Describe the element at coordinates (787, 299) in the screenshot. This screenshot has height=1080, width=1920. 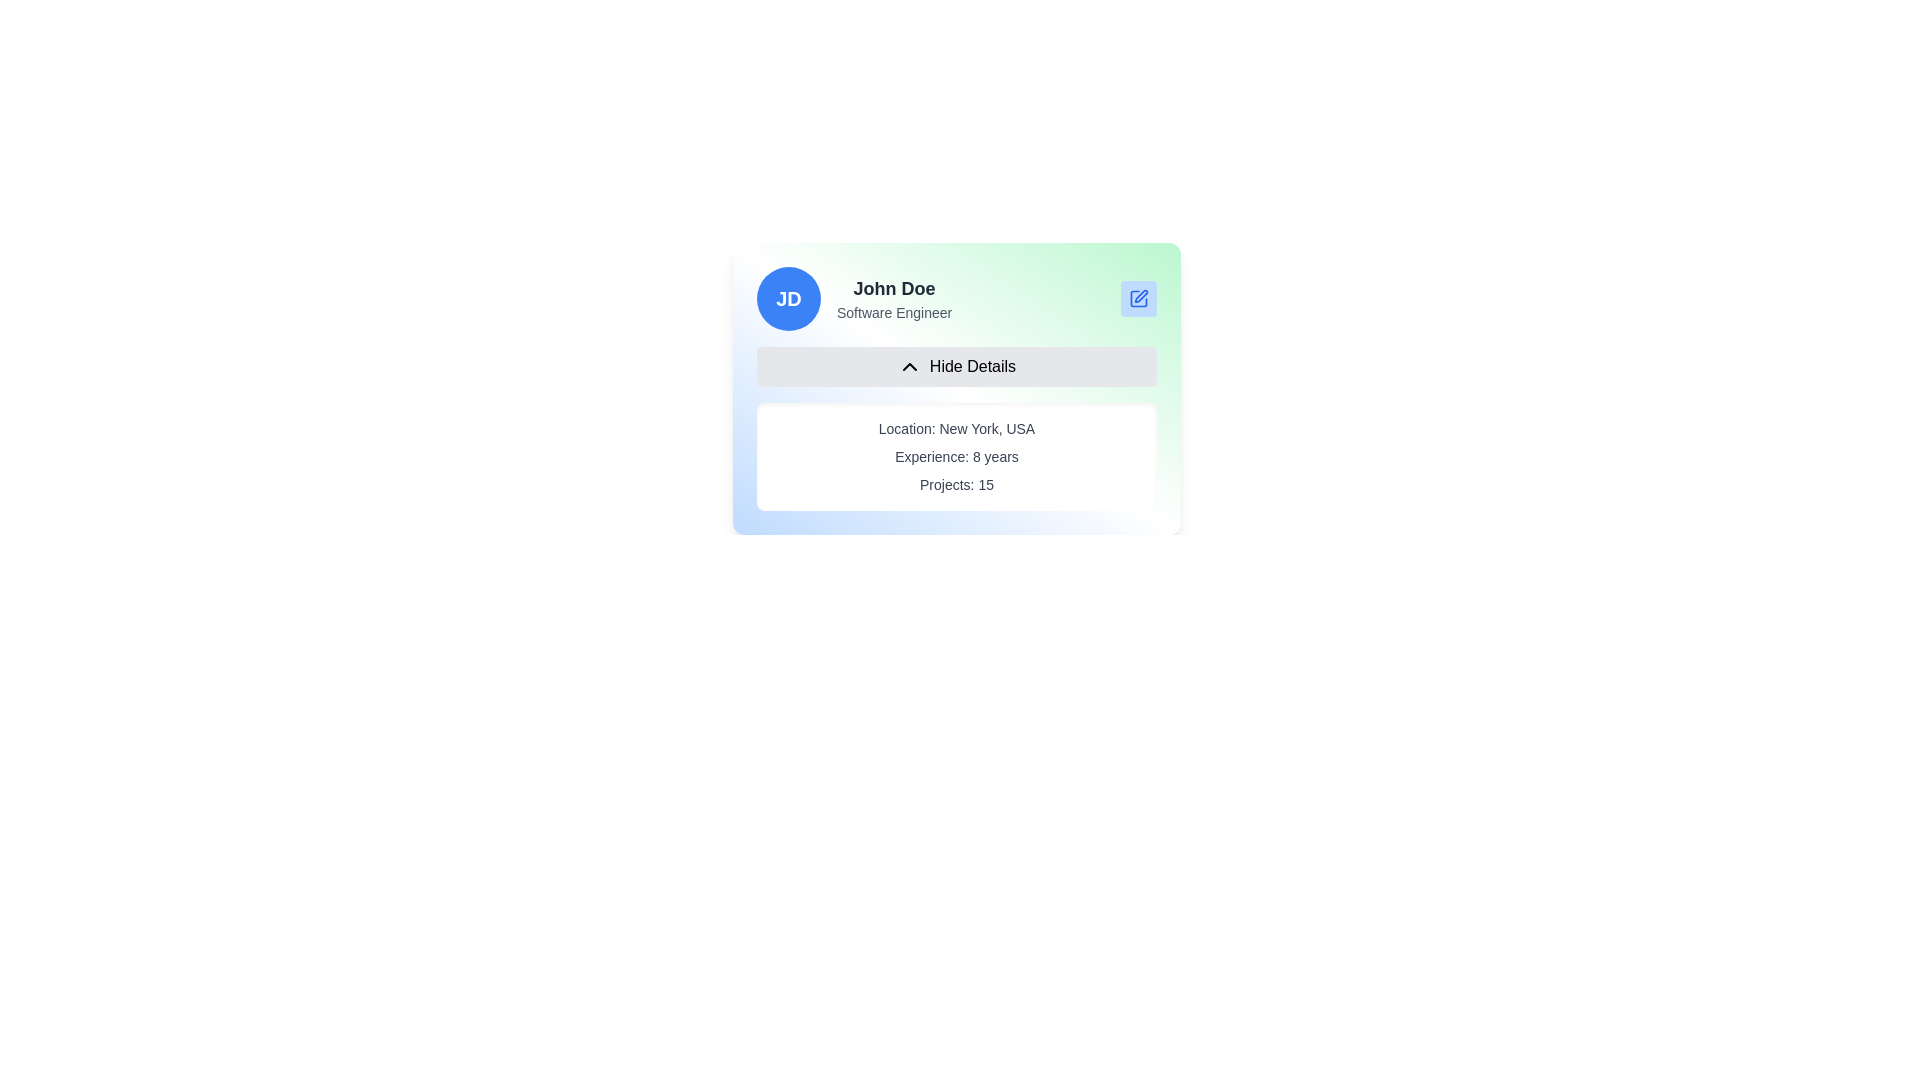
I see `the Decorative Avatar badge, which visually identifies the user and is located to the left of the 'John Doe' text in the profile card layout` at that location.